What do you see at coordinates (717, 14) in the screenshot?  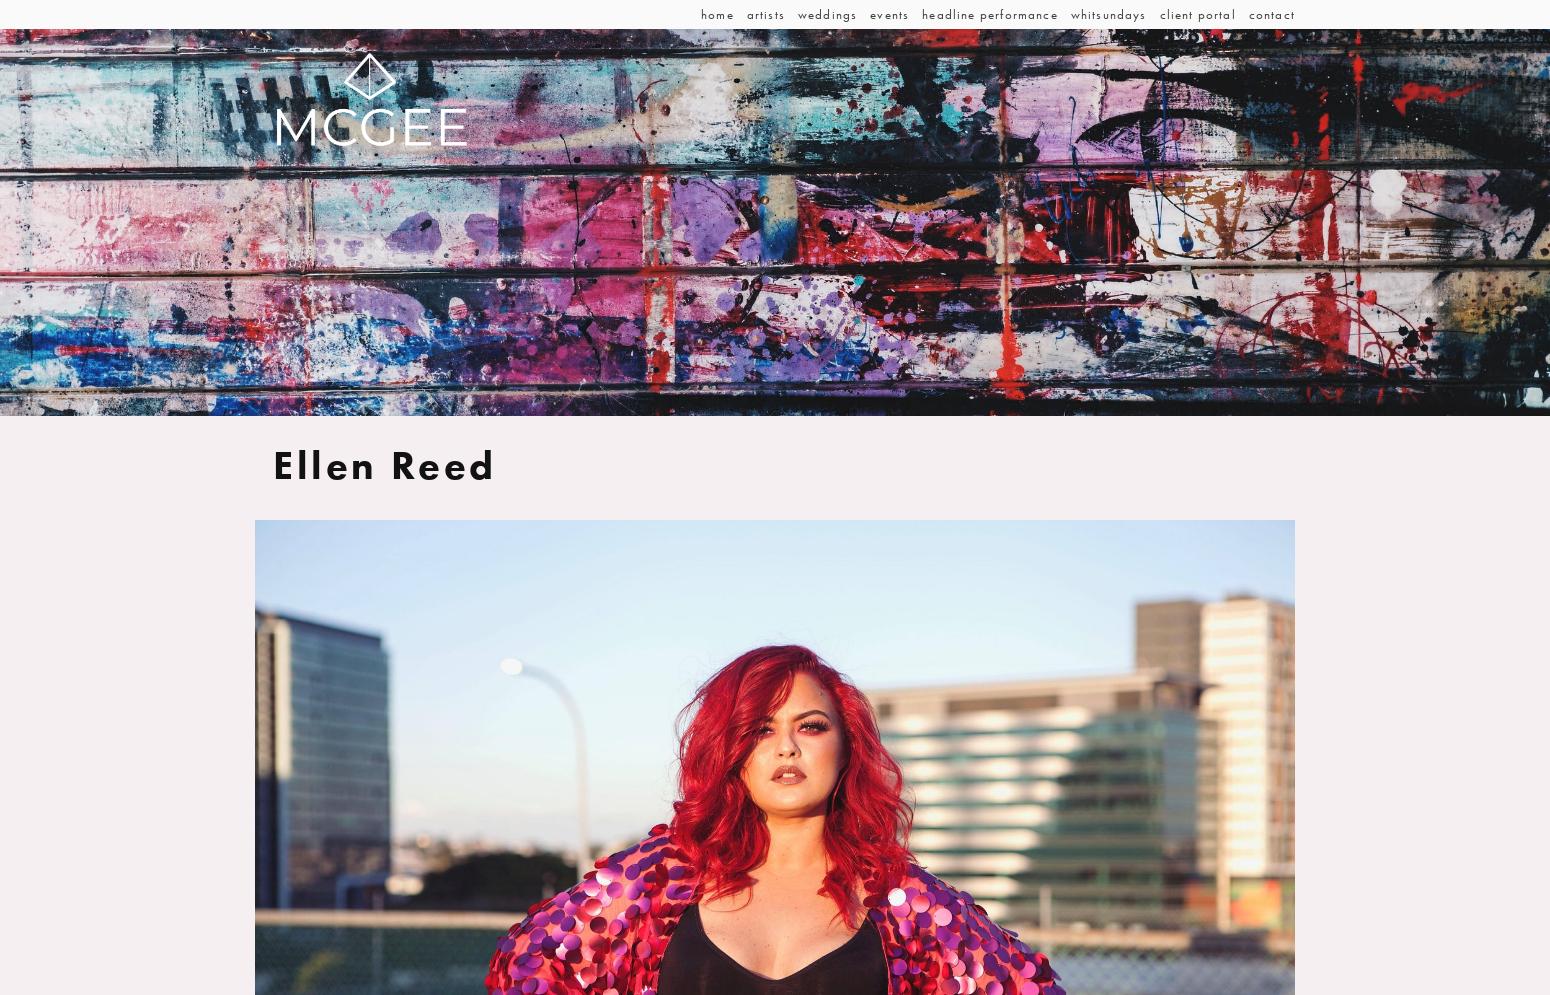 I see `'Home'` at bounding box center [717, 14].